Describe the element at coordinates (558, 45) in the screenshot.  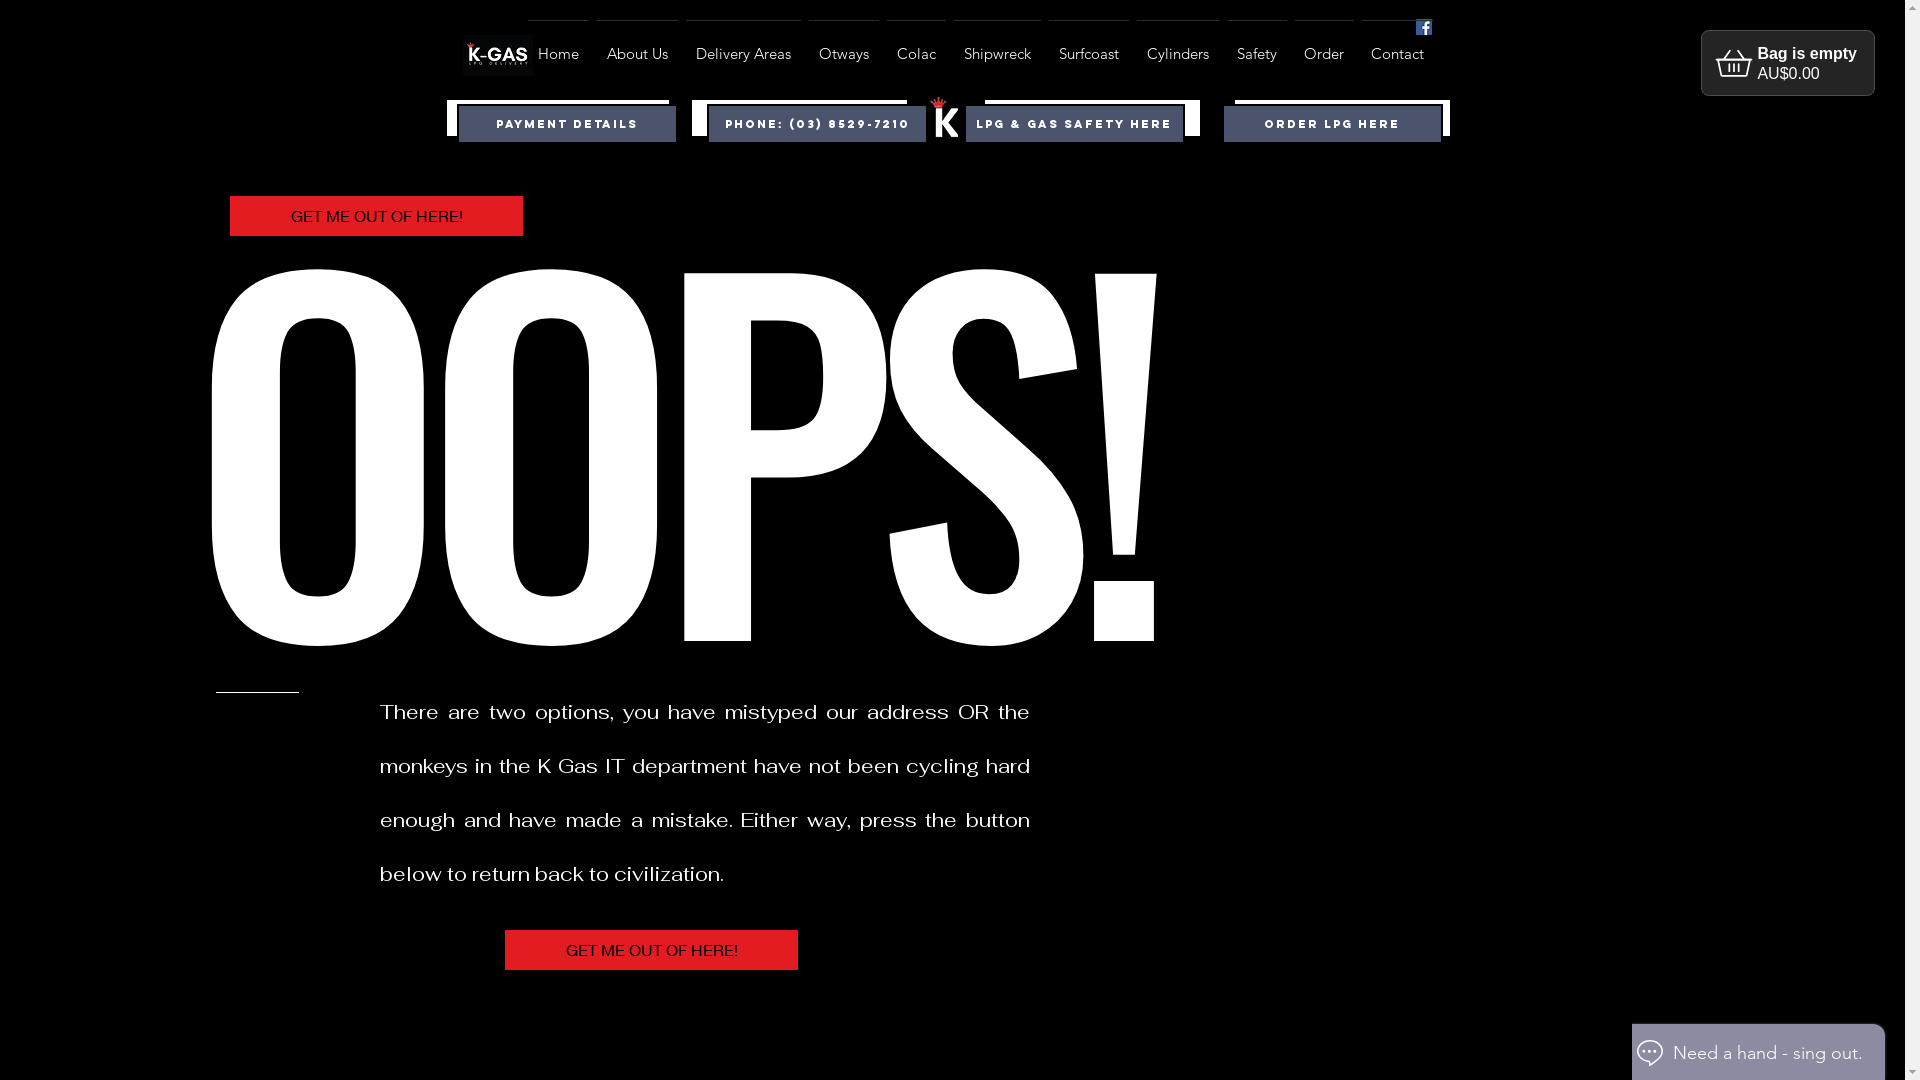
I see `'Home'` at that location.